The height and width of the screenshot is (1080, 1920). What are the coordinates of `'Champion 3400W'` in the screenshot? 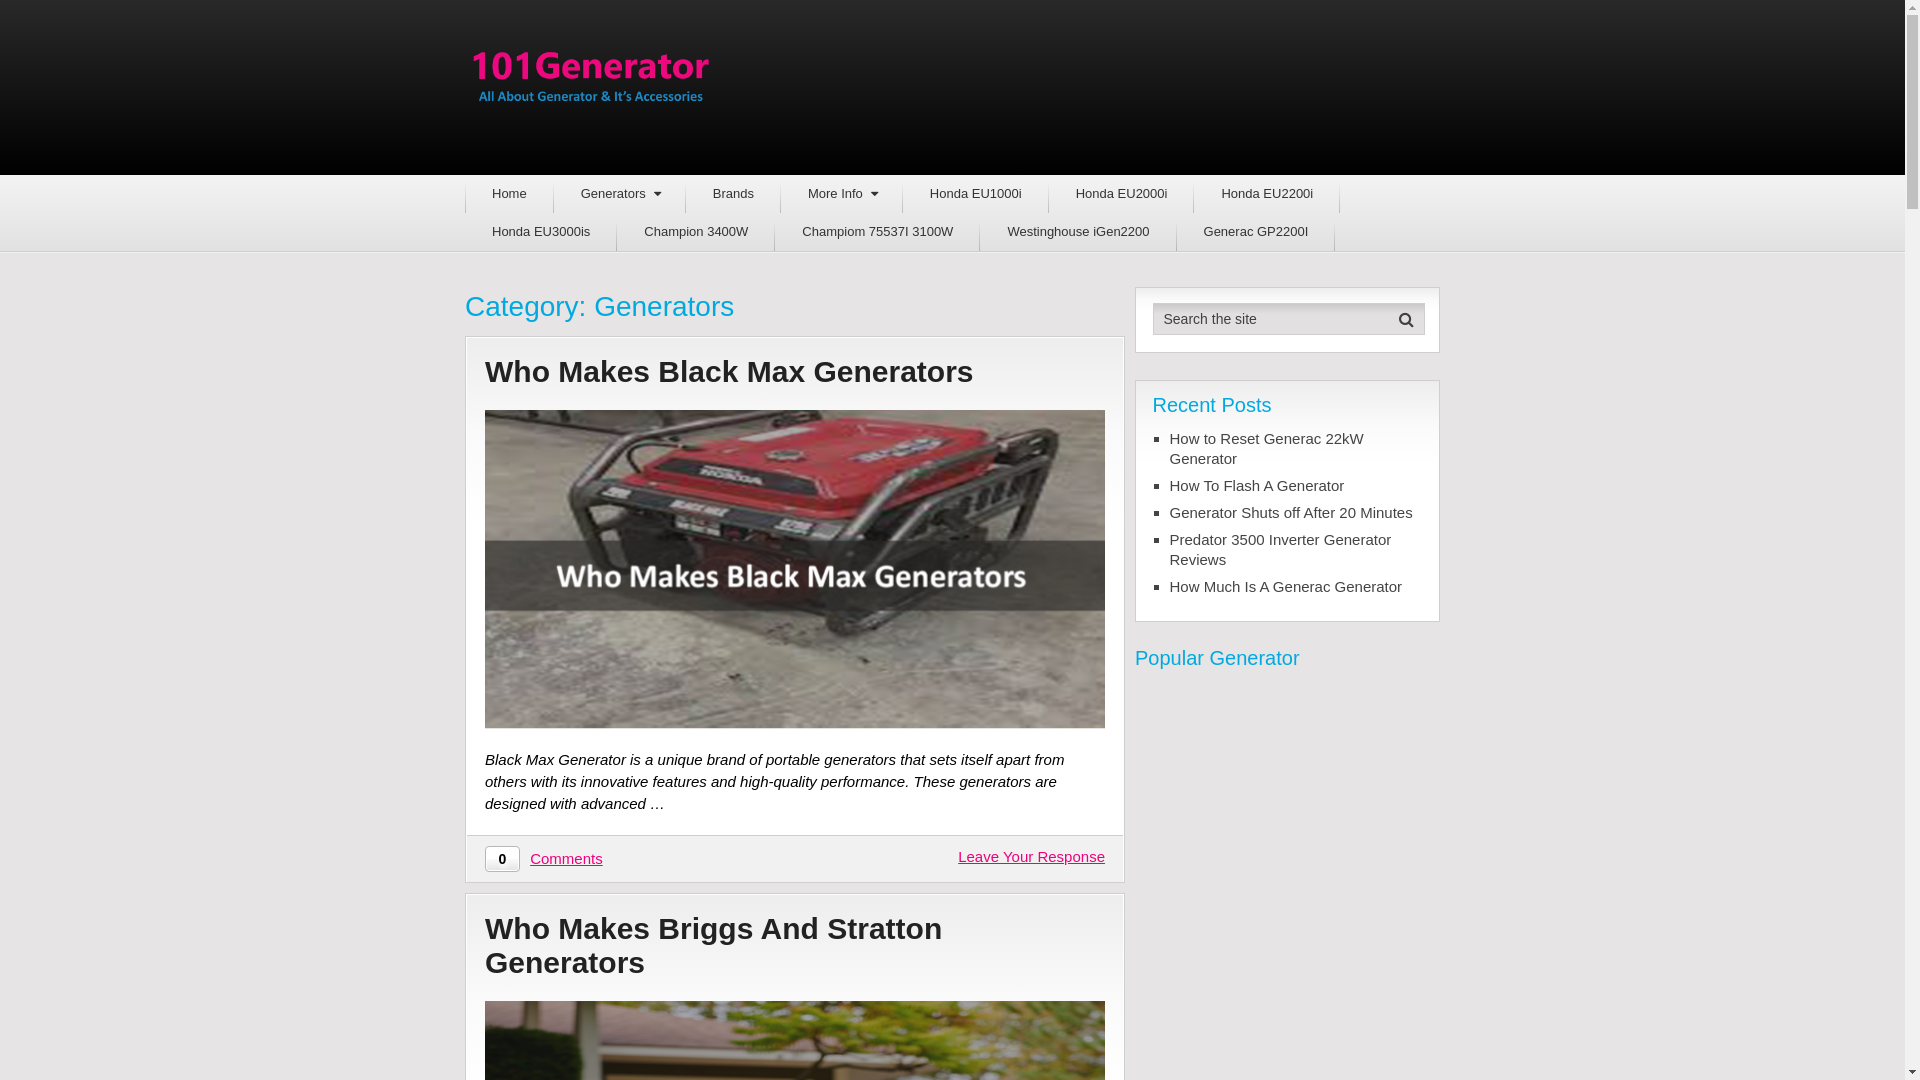 It's located at (696, 230).